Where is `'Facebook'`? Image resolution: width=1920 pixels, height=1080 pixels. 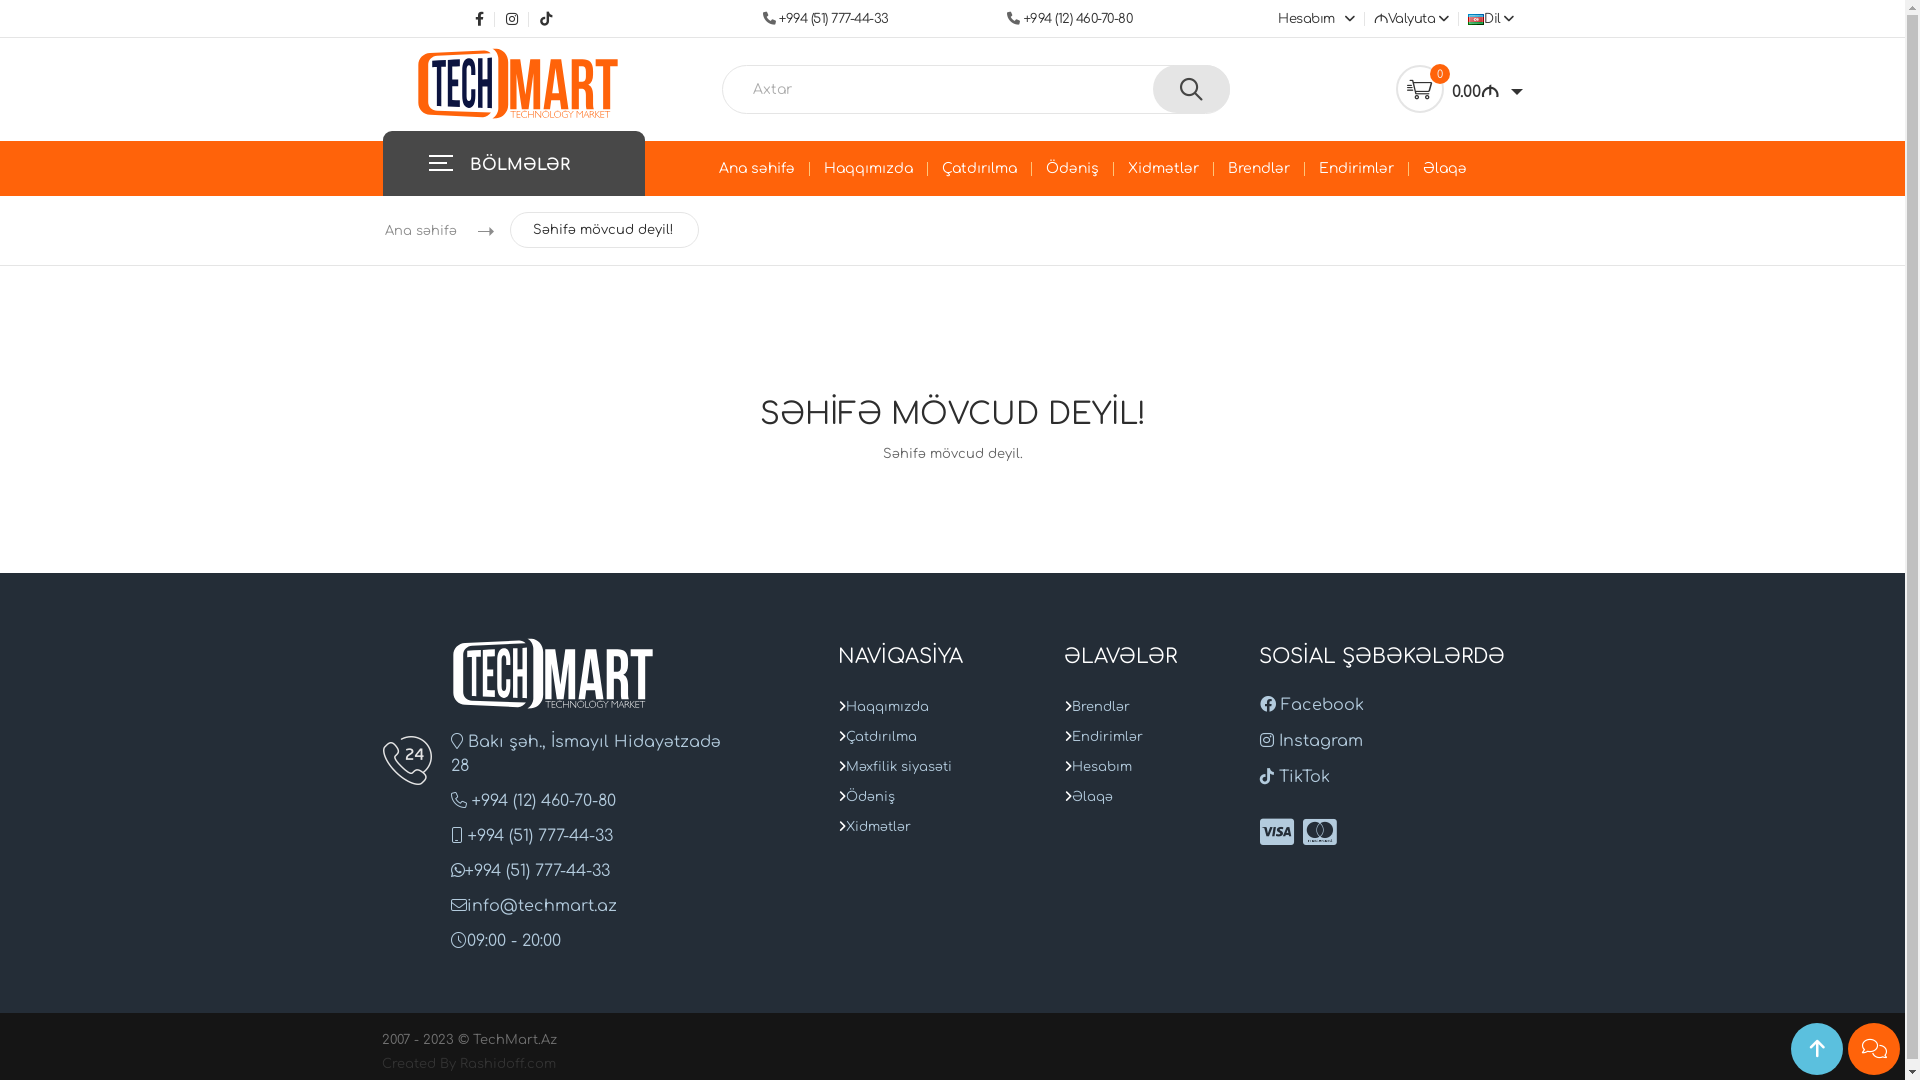 'Facebook' is located at coordinates (1311, 704).